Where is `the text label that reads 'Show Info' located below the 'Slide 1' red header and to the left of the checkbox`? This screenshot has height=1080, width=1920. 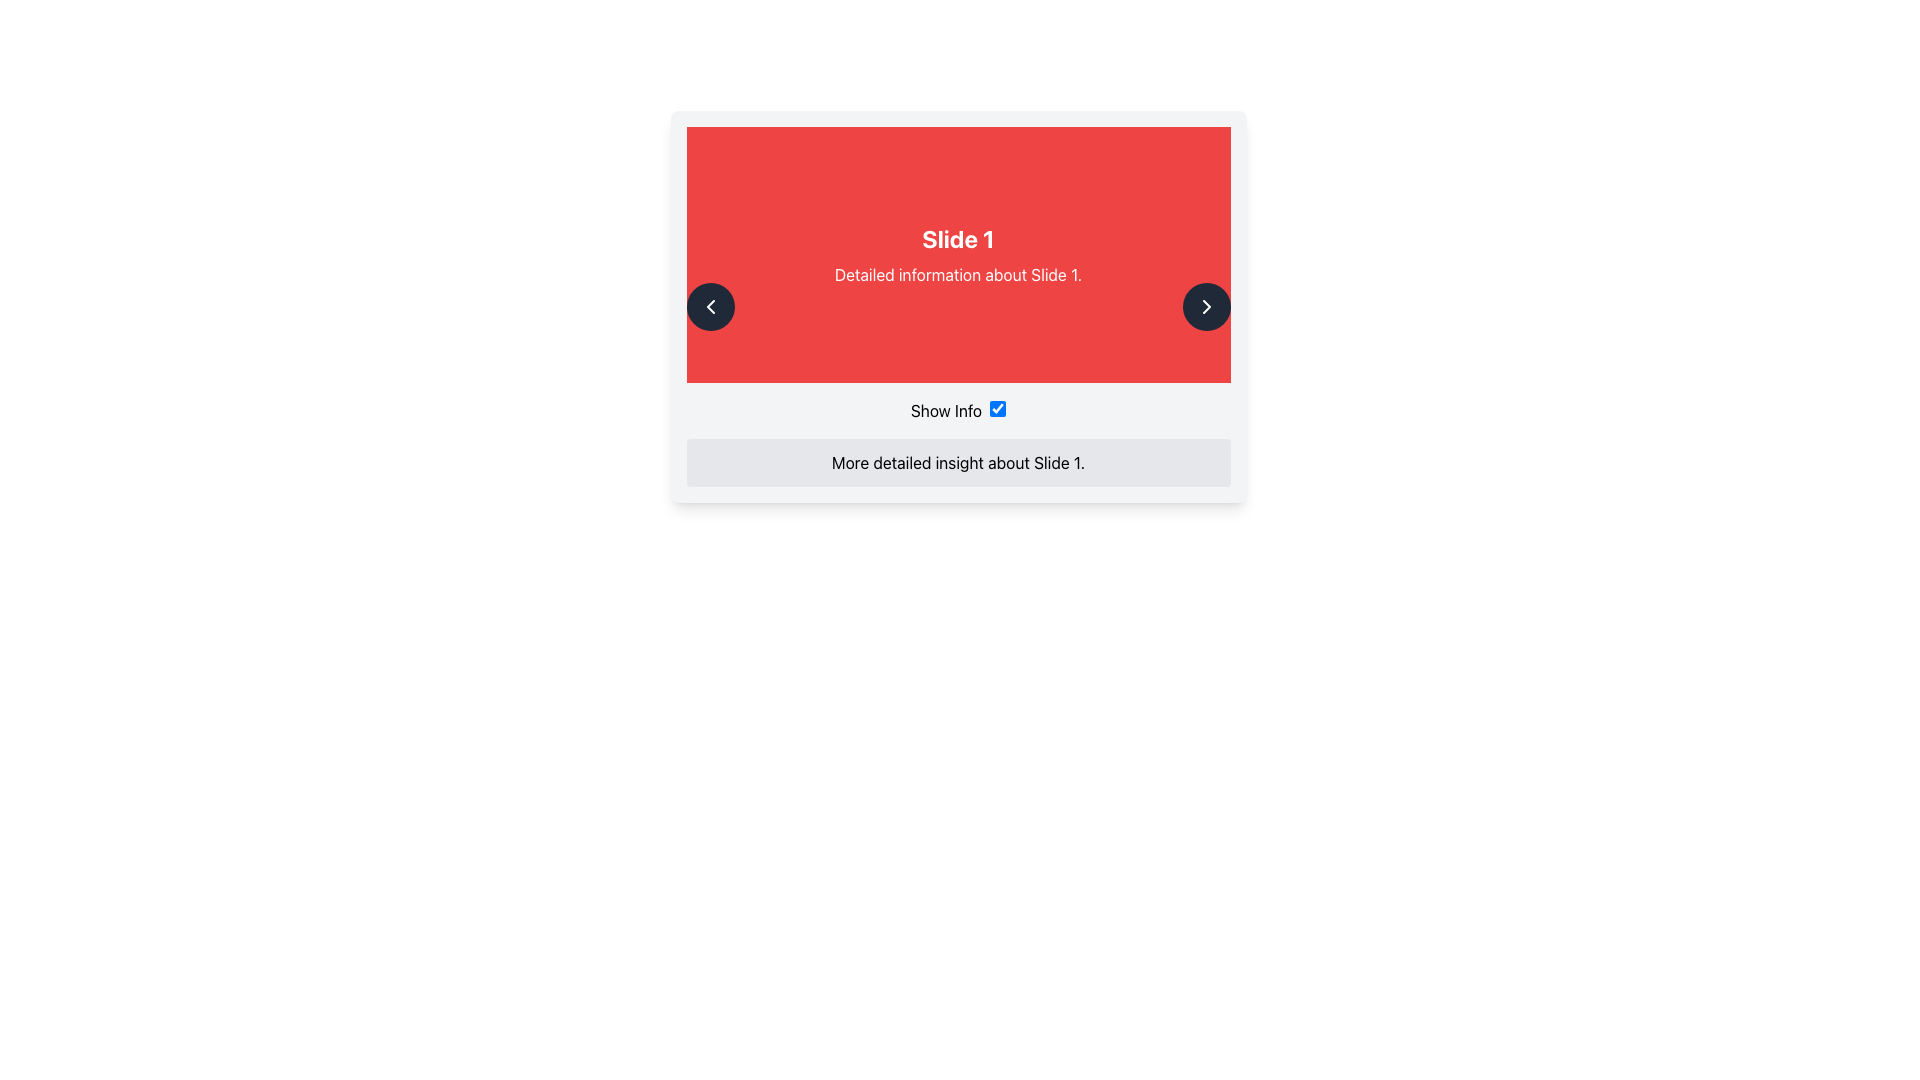 the text label that reads 'Show Info' located below the 'Slide 1' red header and to the left of the checkbox is located at coordinates (945, 410).